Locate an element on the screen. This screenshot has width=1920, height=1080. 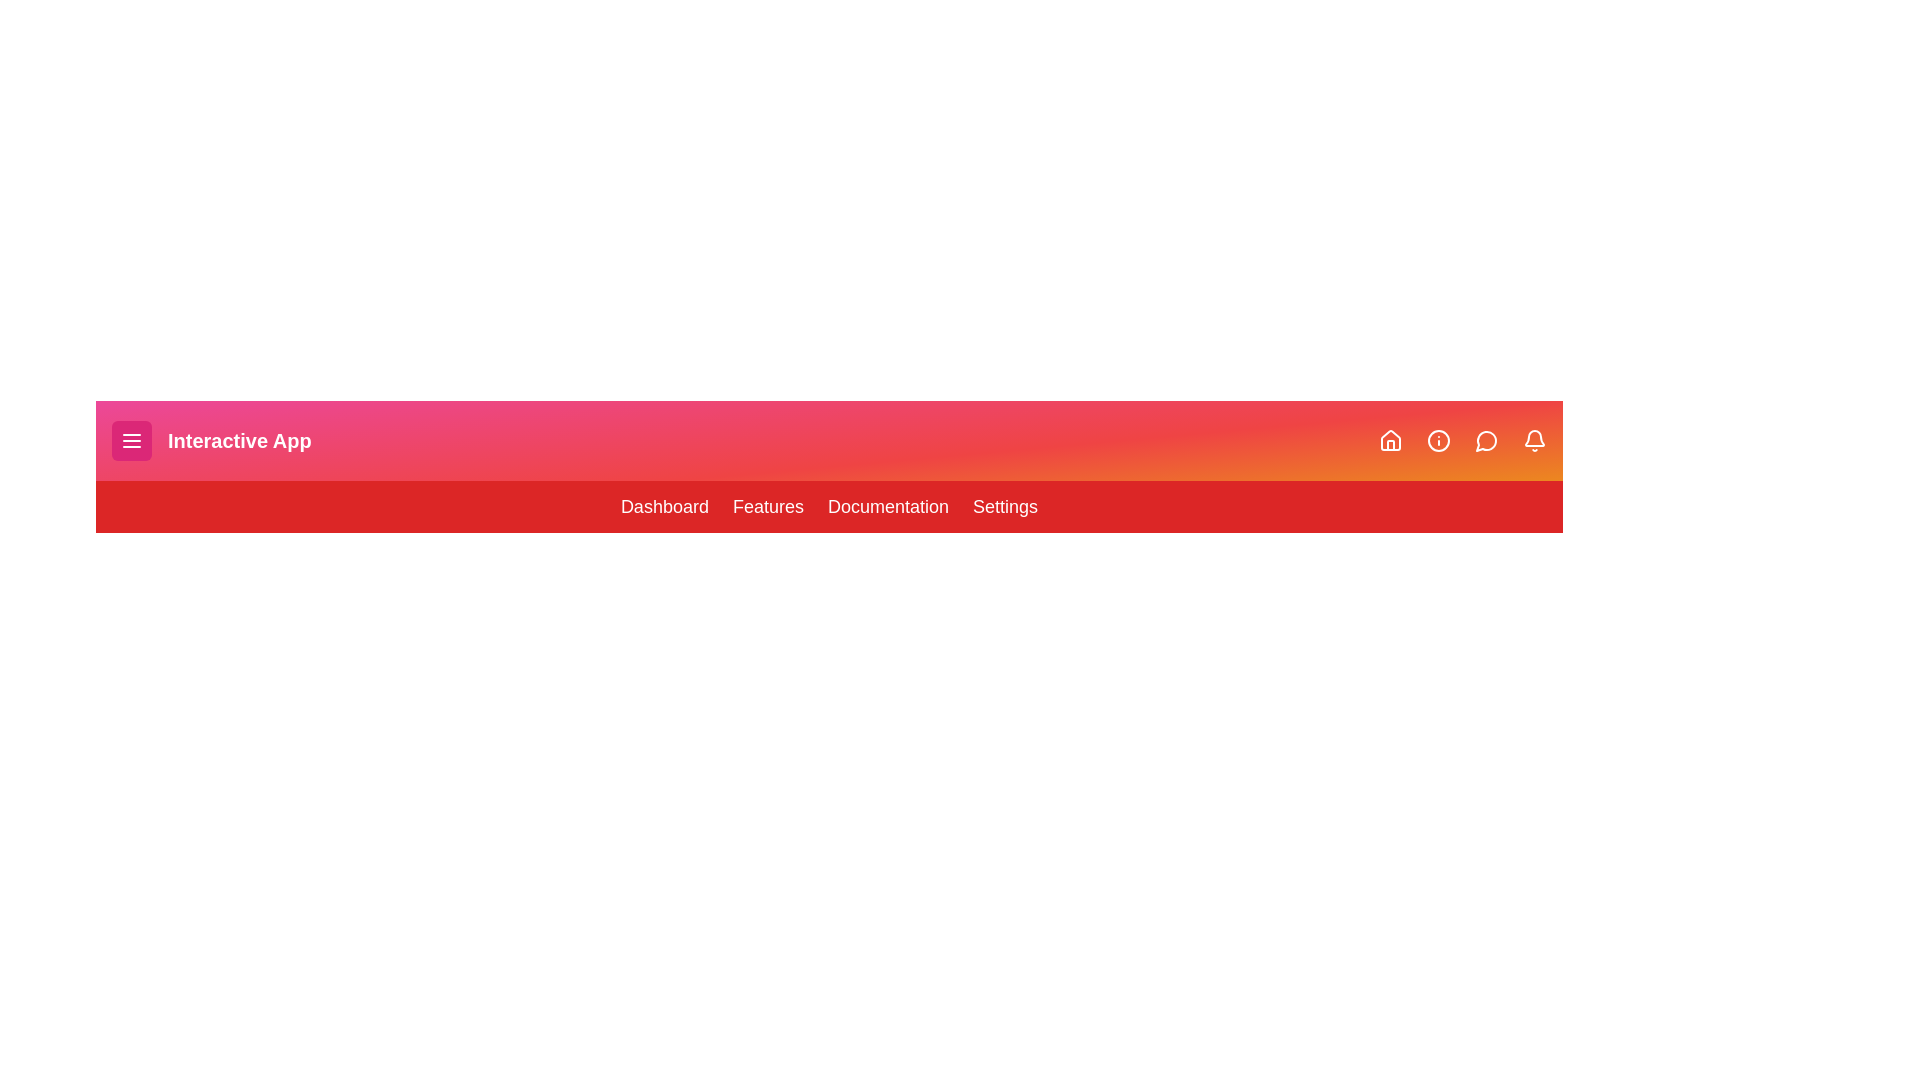
the menu item Features from the menu bar is located at coordinates (767, 505).